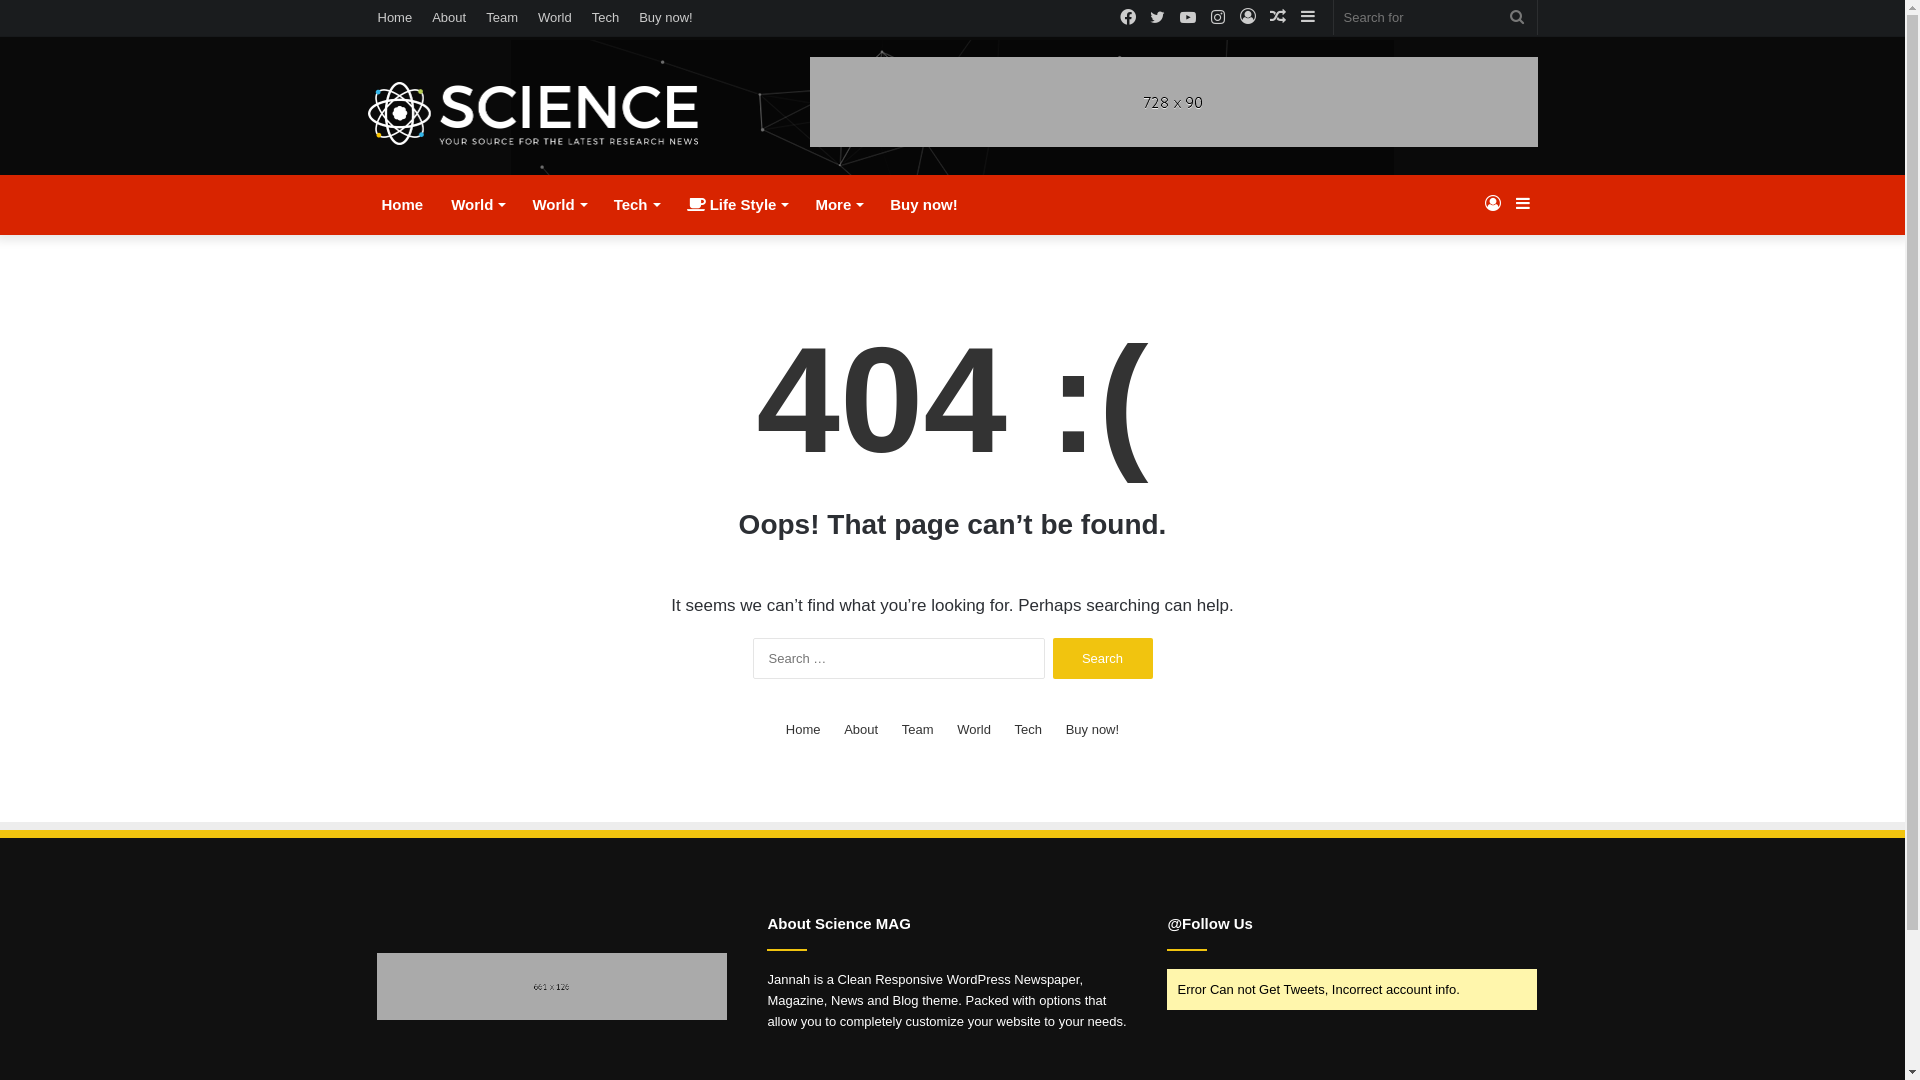  Describe the element at coordinates (916, 729) in the screenshot. I see `'Team'` at that location.